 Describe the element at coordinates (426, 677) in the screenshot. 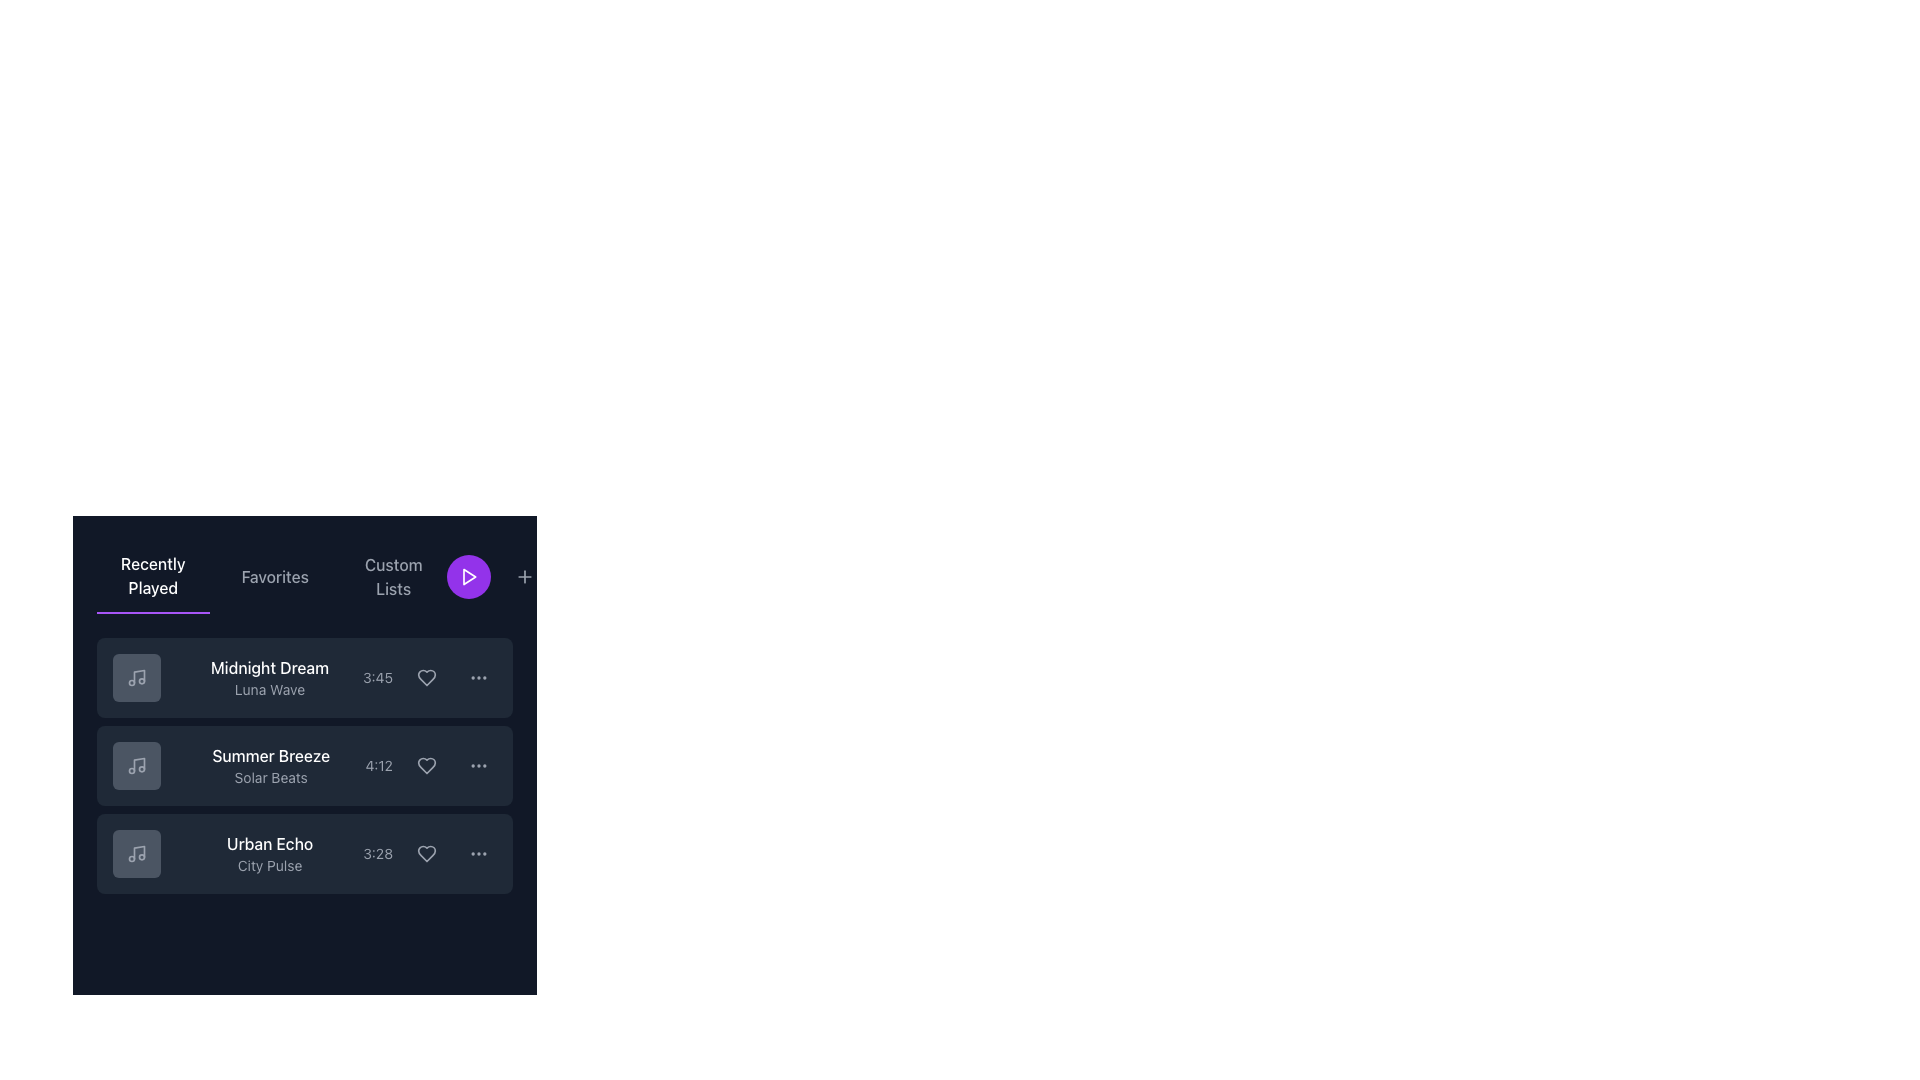

I see `the heart-shaped like button, which is gray initially and turns pink on hover, located to the right of the song title 'Midnight Dream' and its duration, just before the ellipsis menu` at that location.